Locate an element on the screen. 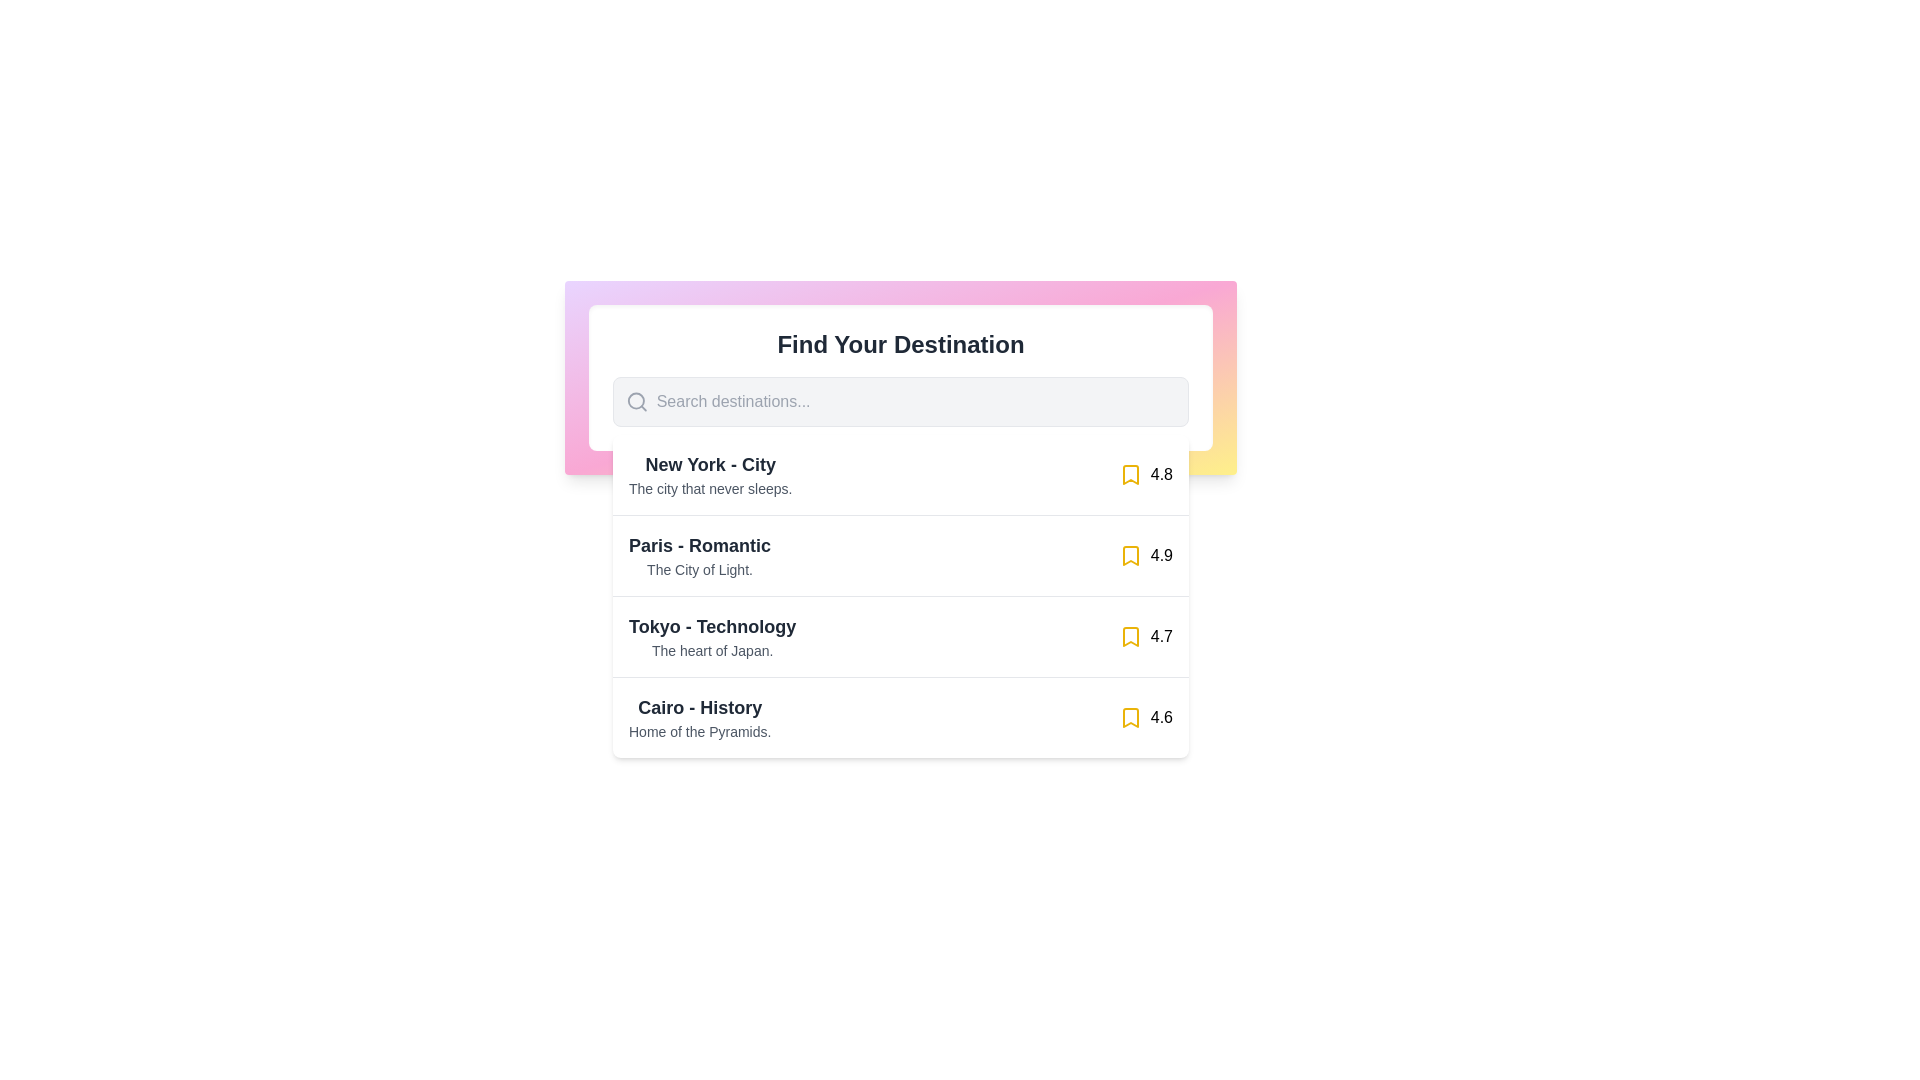 The height and width of the screenshot is (1080, 1920). the list item displaying 'Tokyo - Technology' is located at coordinates (900, 637).